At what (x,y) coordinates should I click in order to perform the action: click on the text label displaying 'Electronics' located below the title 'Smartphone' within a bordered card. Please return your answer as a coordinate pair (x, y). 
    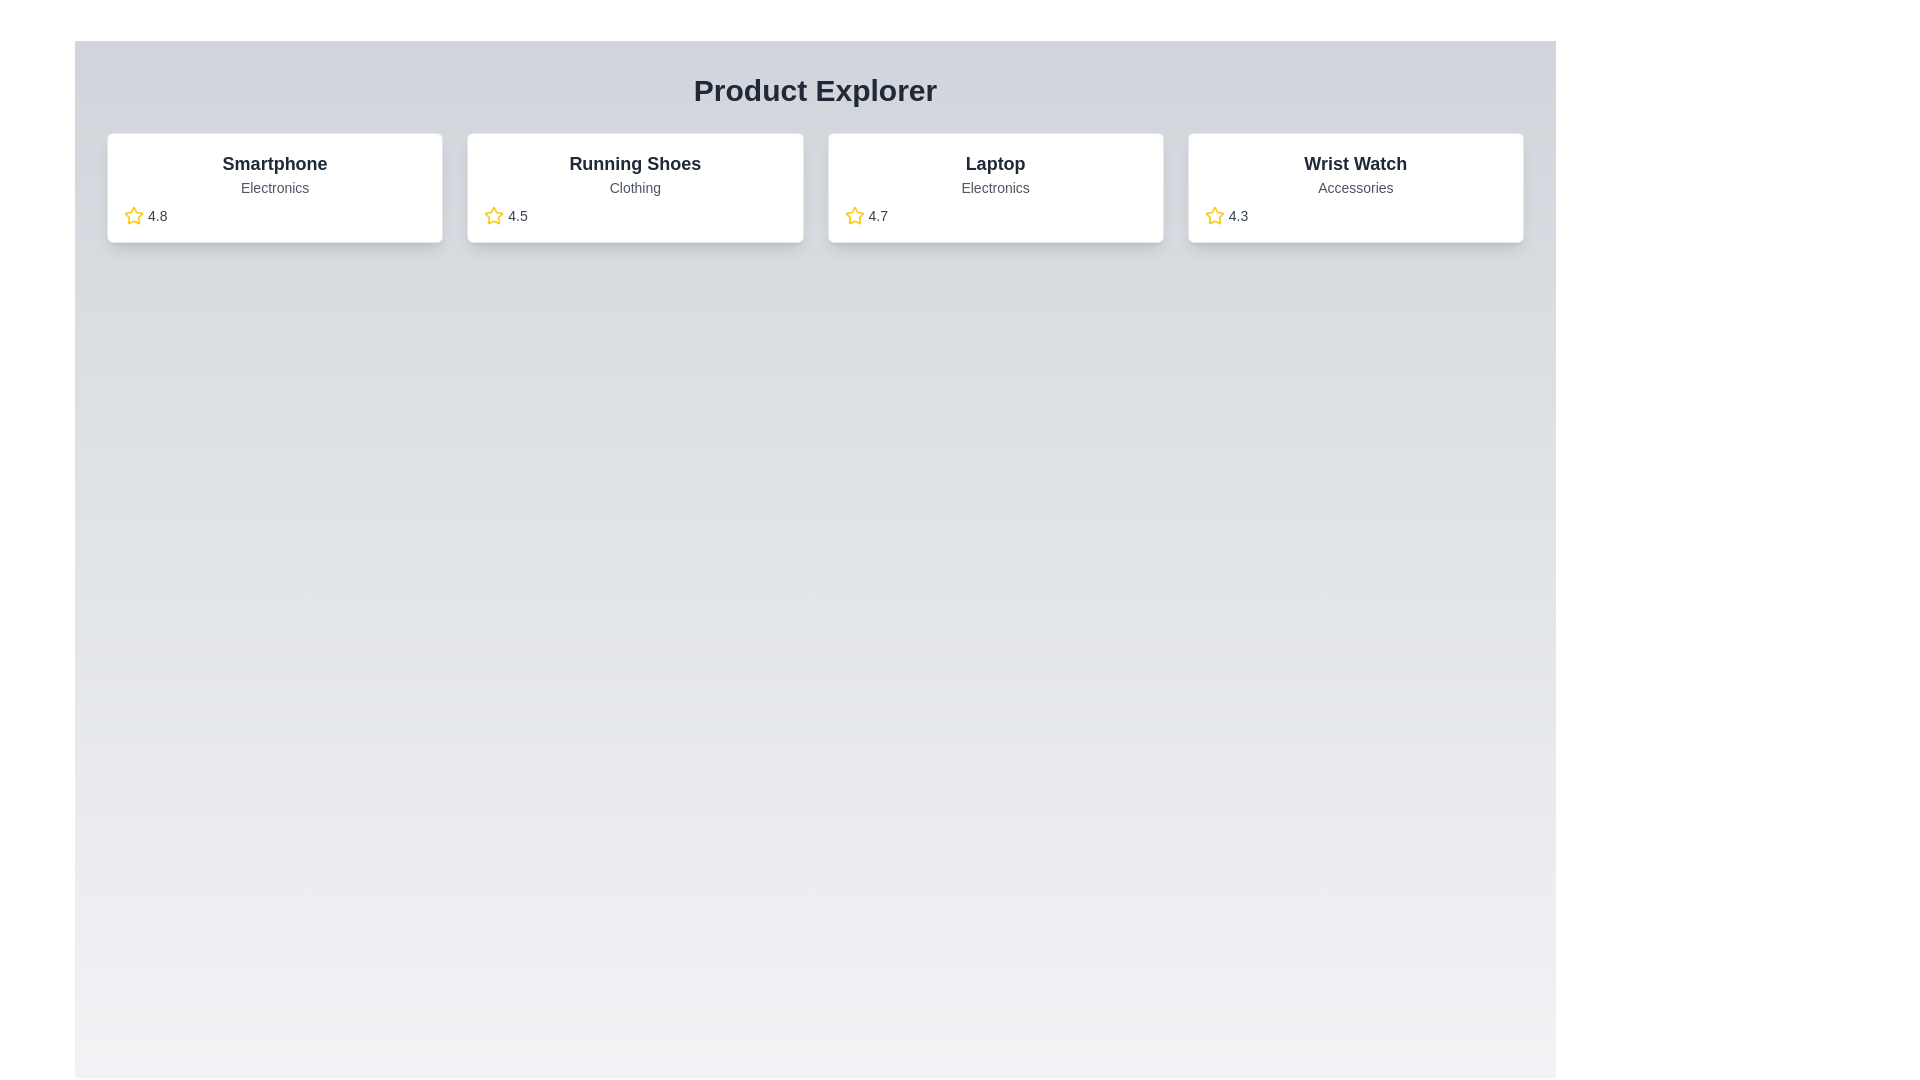
    Looking at the image, I should click on (274, 188).